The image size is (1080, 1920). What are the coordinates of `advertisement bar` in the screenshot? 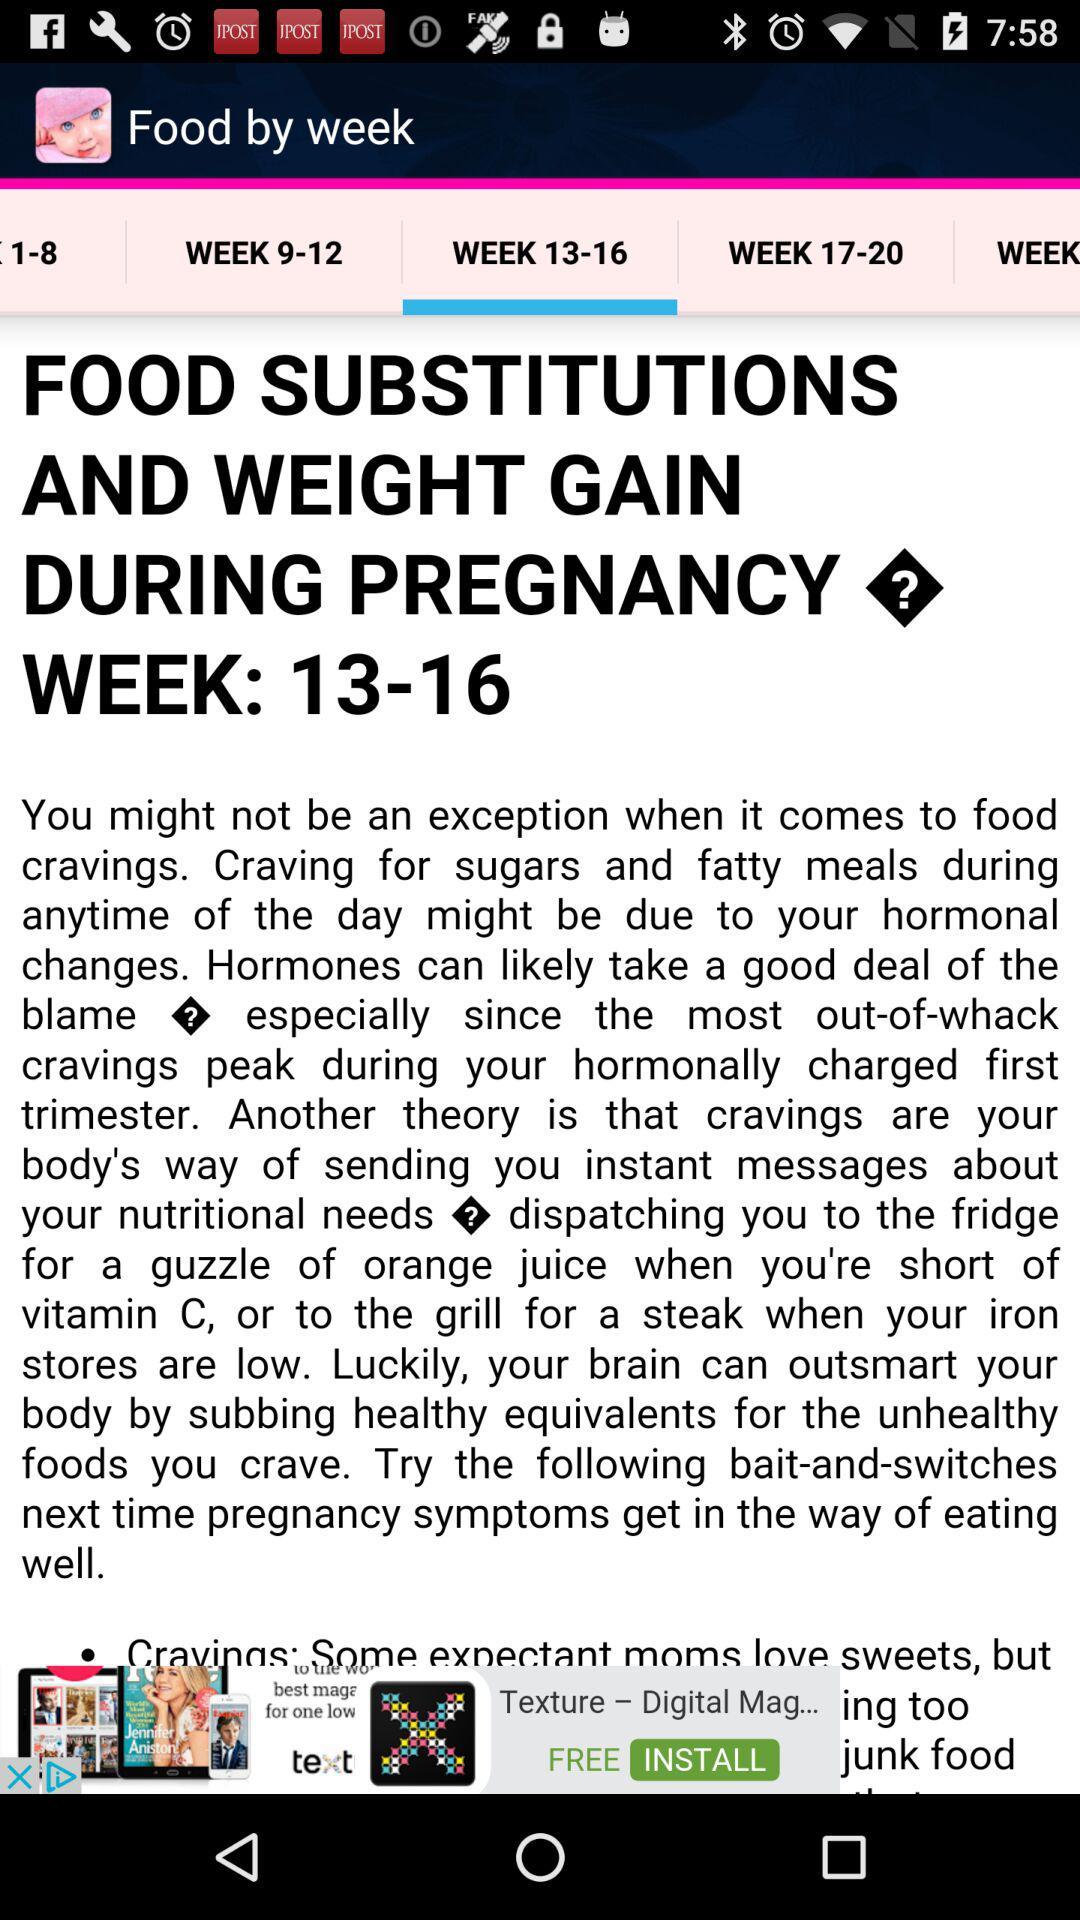 It's located at (419, 1727).